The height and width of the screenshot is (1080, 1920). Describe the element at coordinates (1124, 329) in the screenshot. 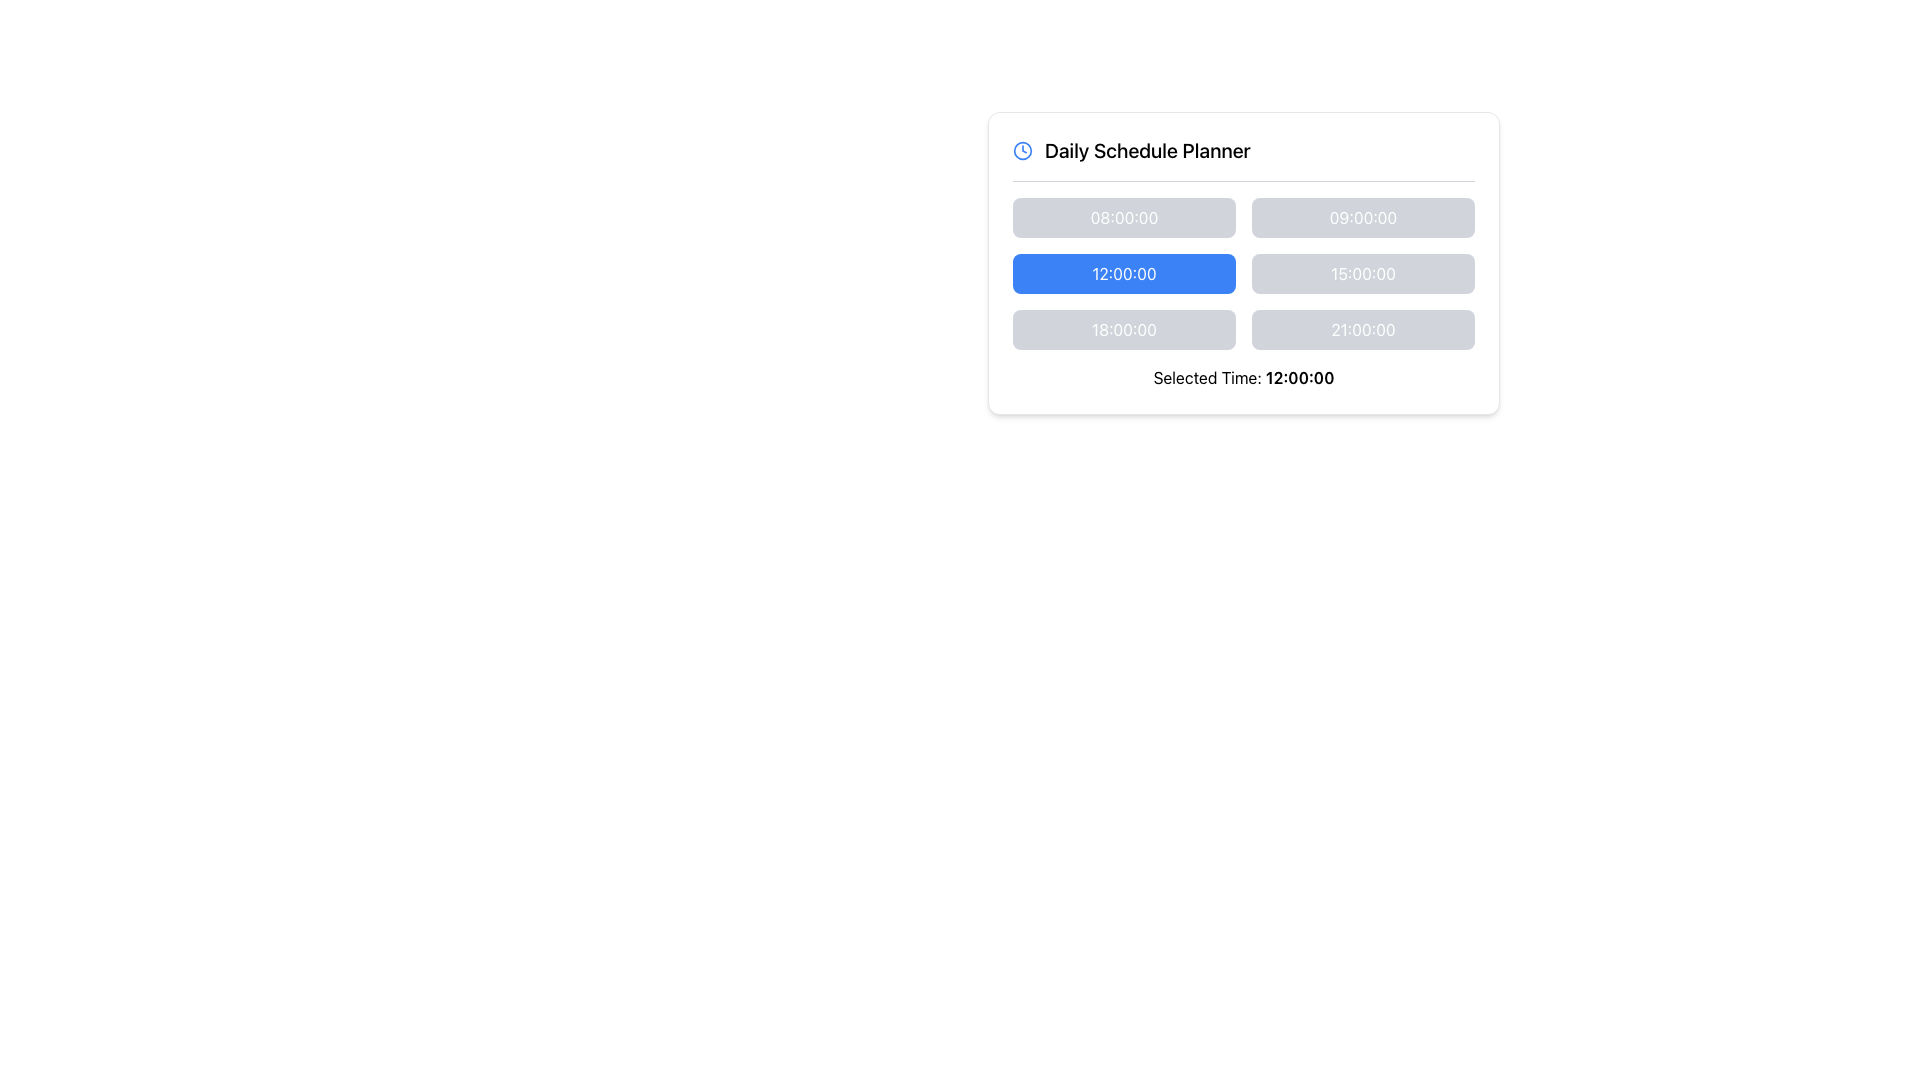

I see `the gray rectangular button labeled '18:00:00'` at that location.